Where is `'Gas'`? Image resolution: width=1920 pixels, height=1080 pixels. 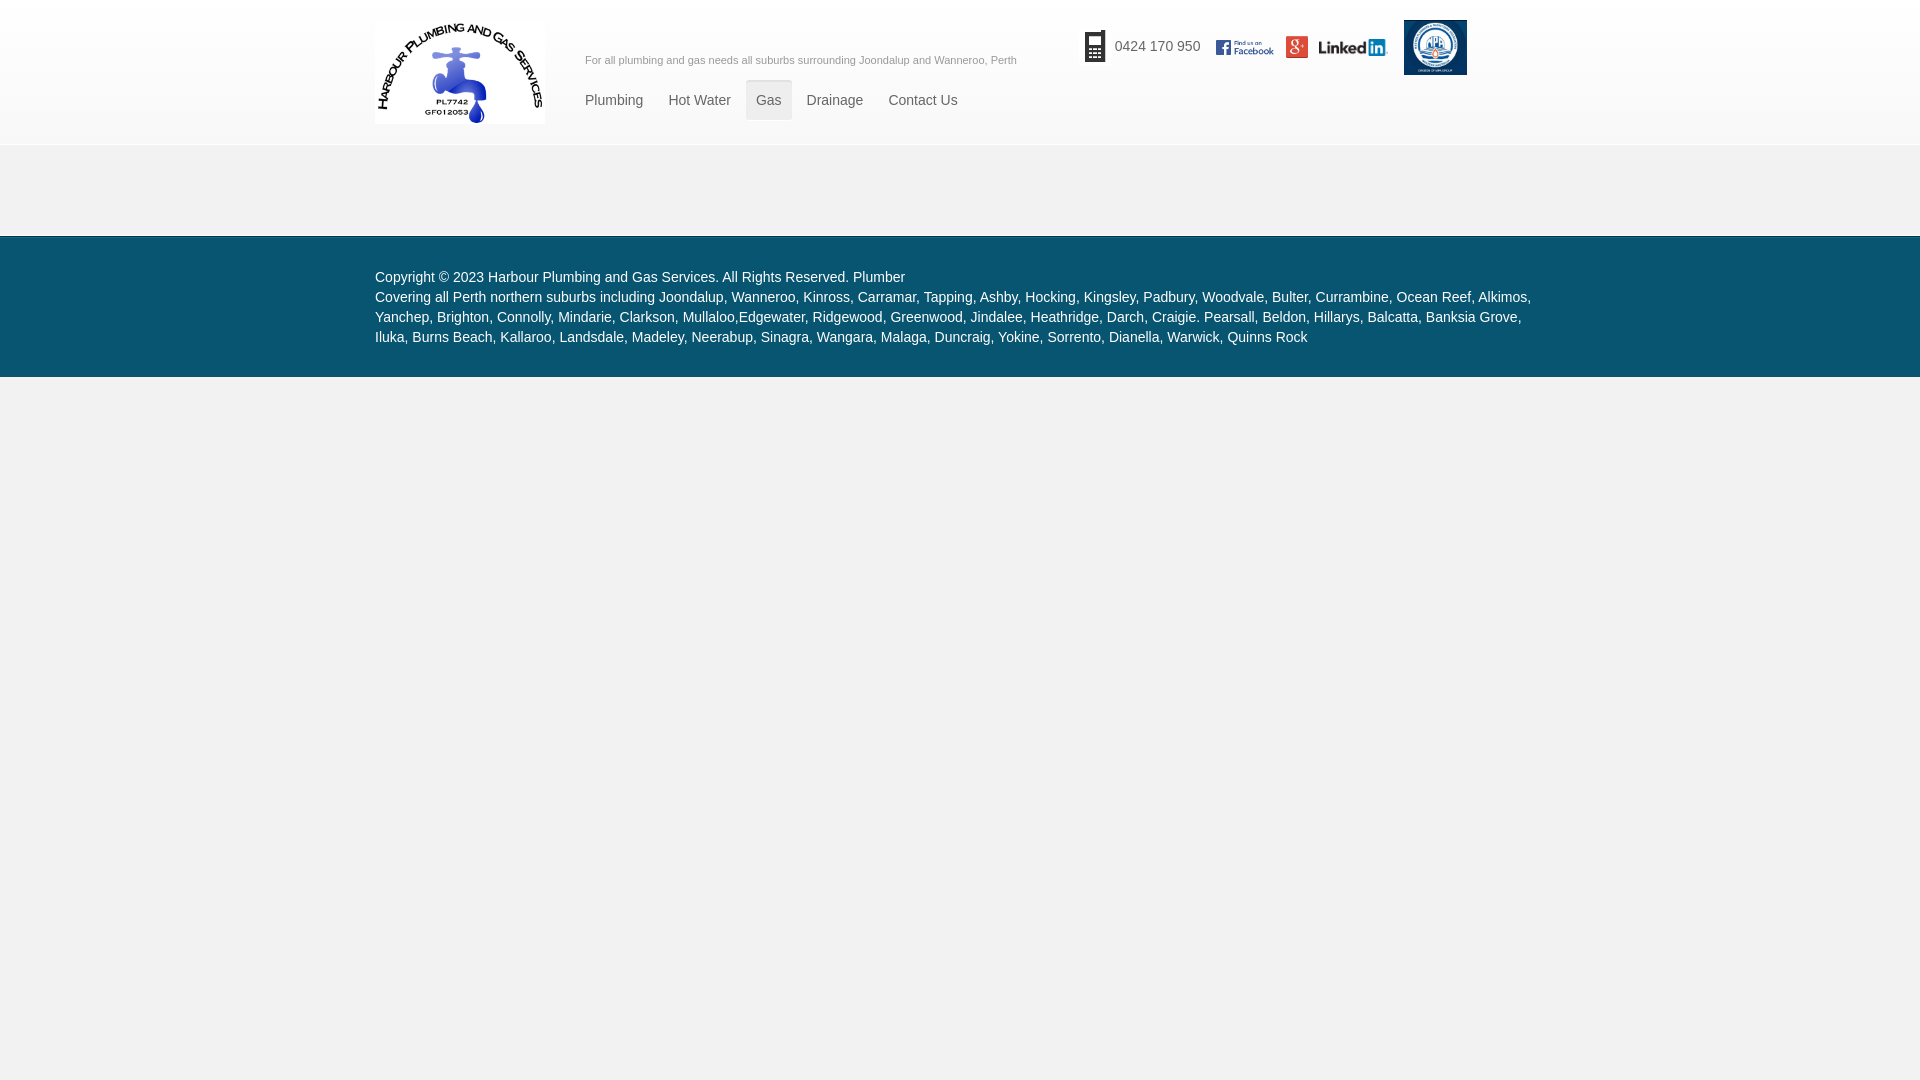 'Gas' is located at coordinates (767, 100).